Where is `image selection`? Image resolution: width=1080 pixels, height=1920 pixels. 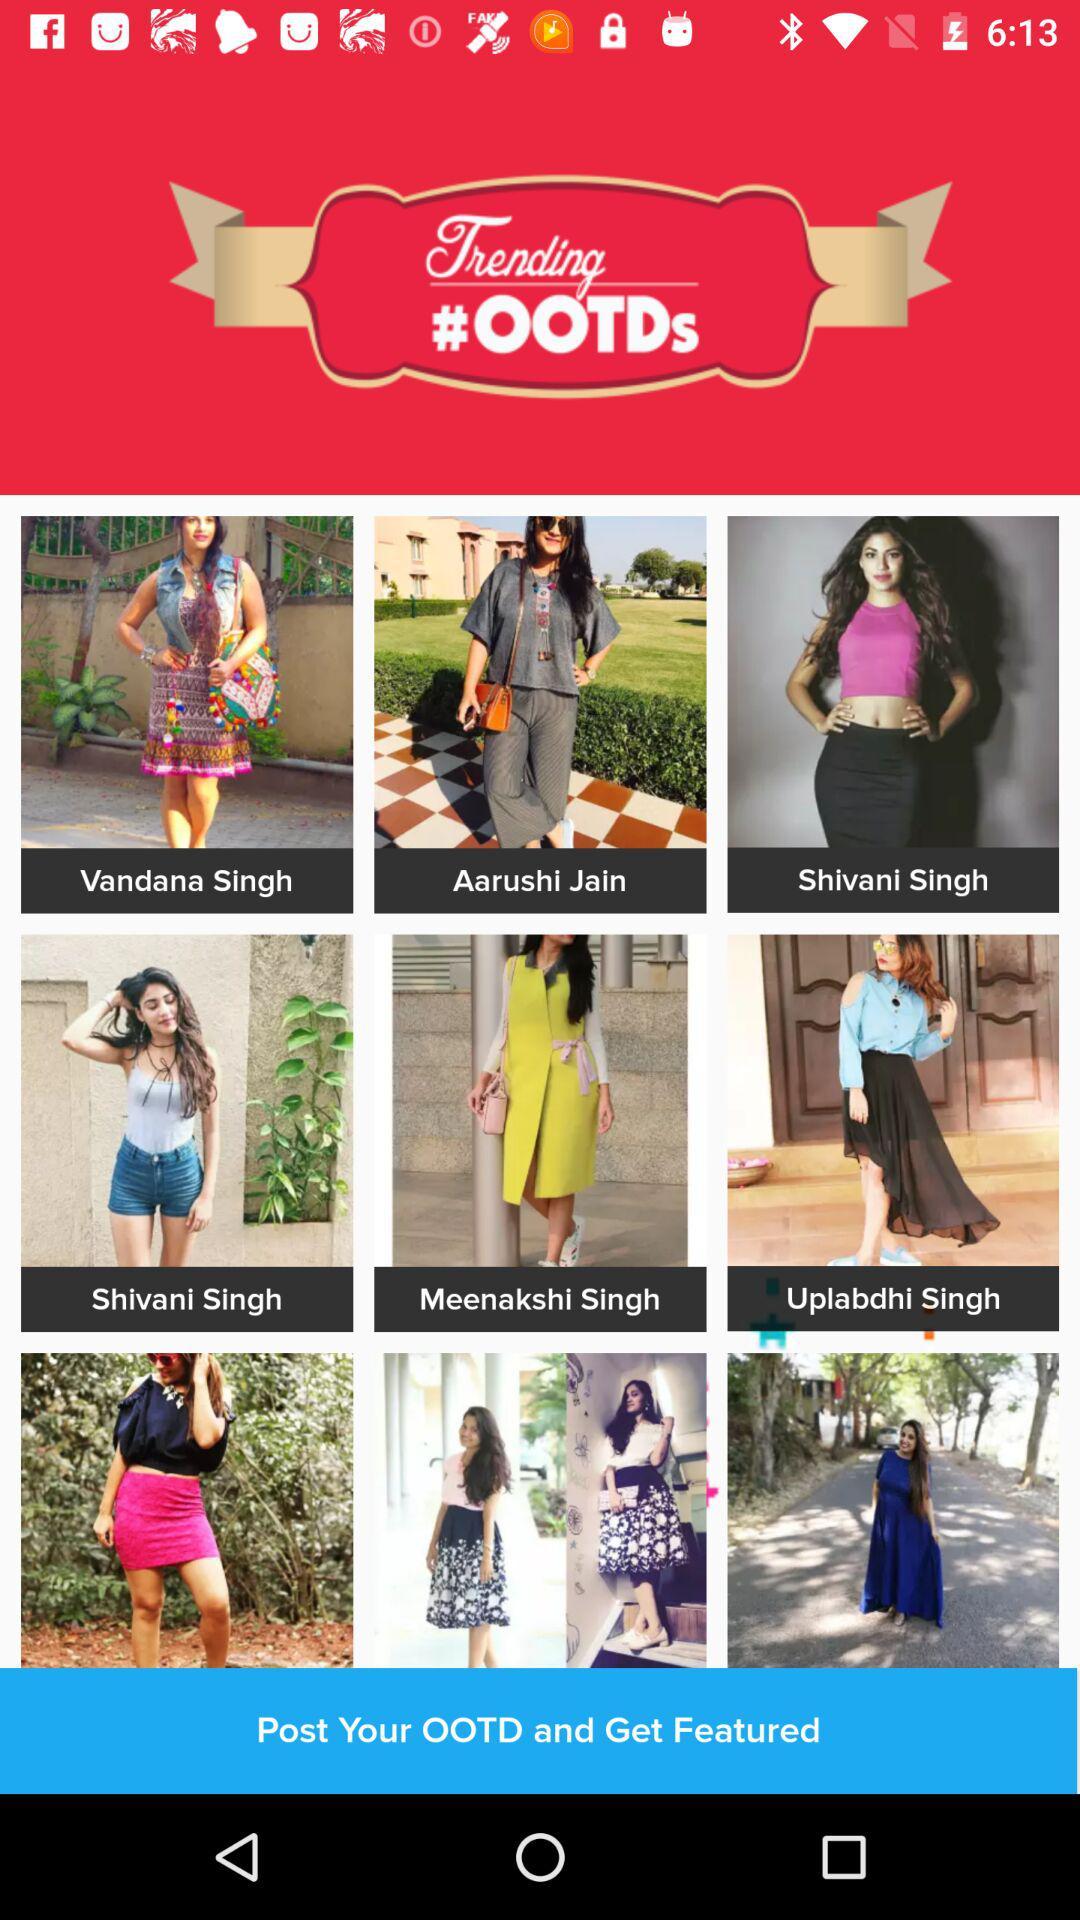
image selection is located at coordinates (187, 1519).